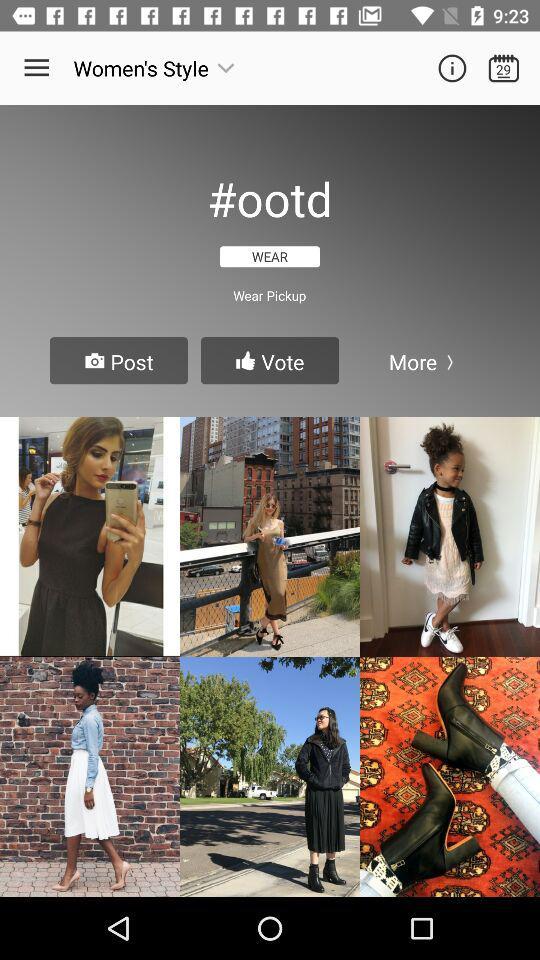 Image resolution: width=540 pixels, height=960 pixels. I want to click on the icon to the left of the women's style icon, so click(36, 68).